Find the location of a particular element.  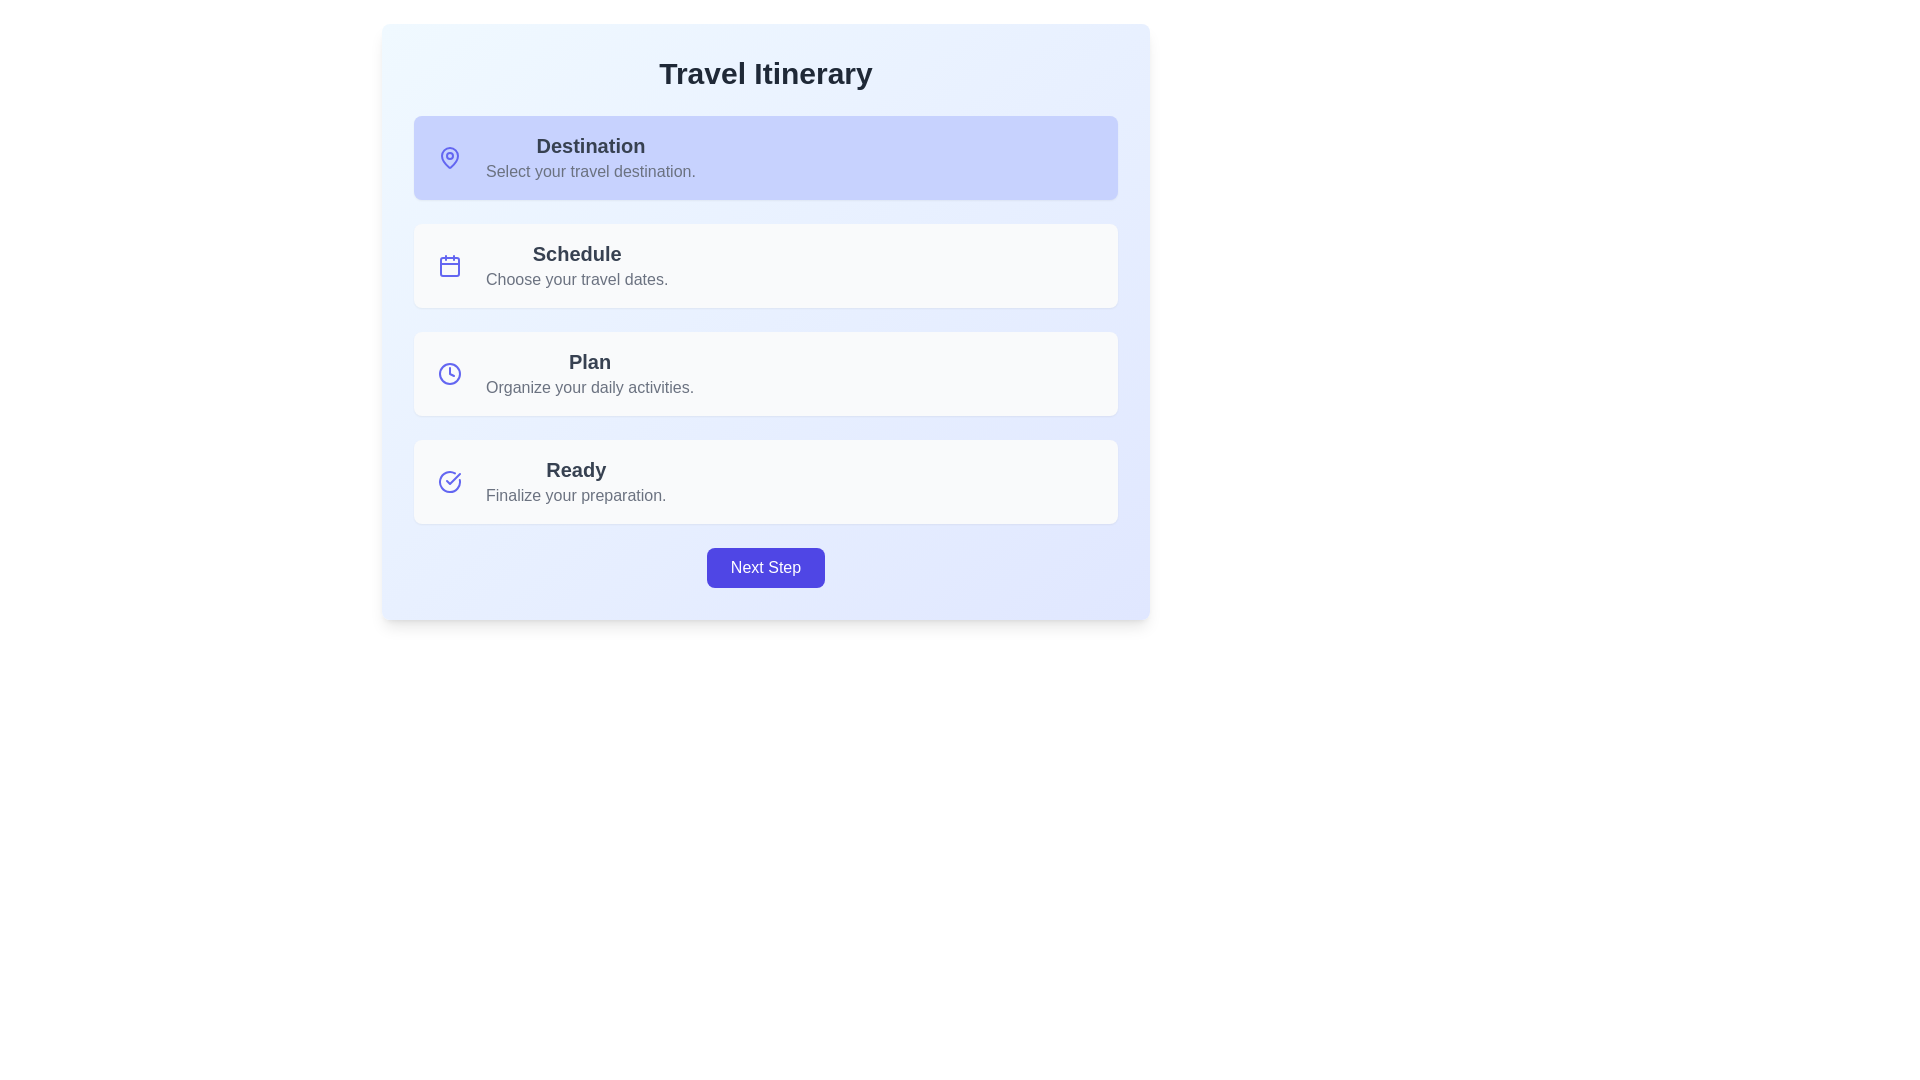

the circular SVG graphics component that serves as a decorative boundary for the clock icon in the 'Plan' section, located in the third card of the interface is located at coordinates (449, 374).